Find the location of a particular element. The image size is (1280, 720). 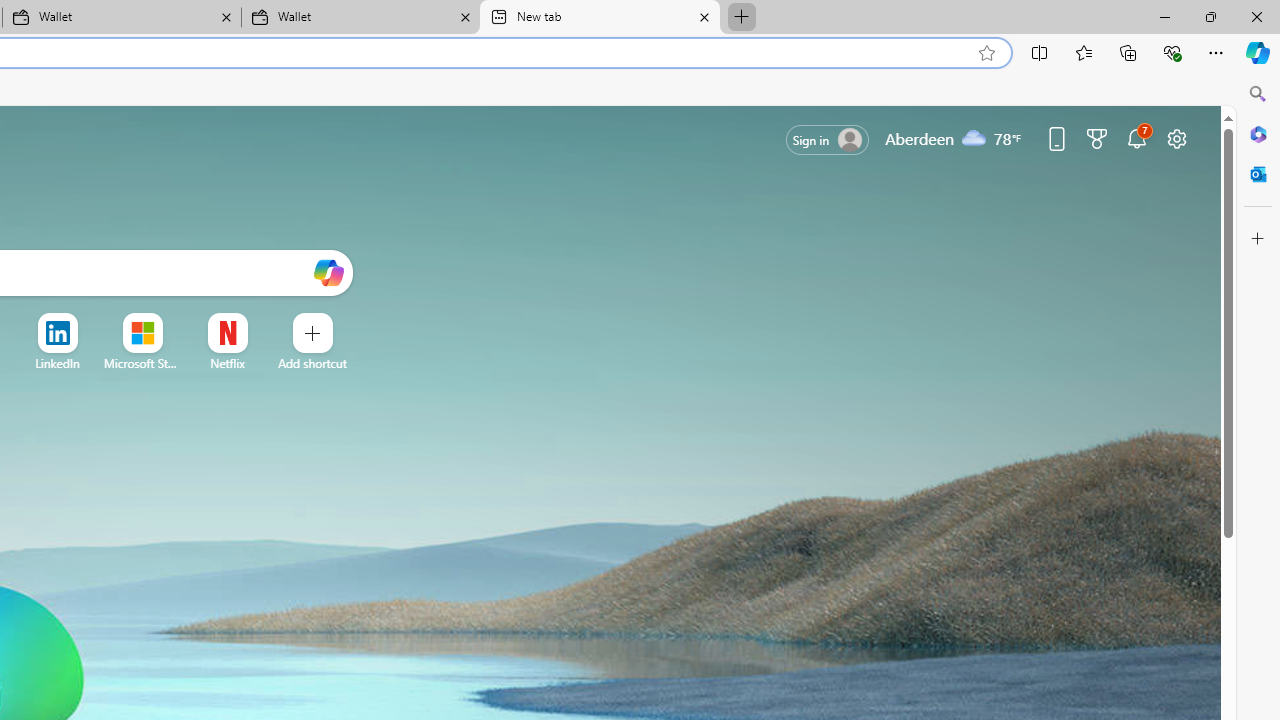

'Add a site' is located at coordinates (311, 363).